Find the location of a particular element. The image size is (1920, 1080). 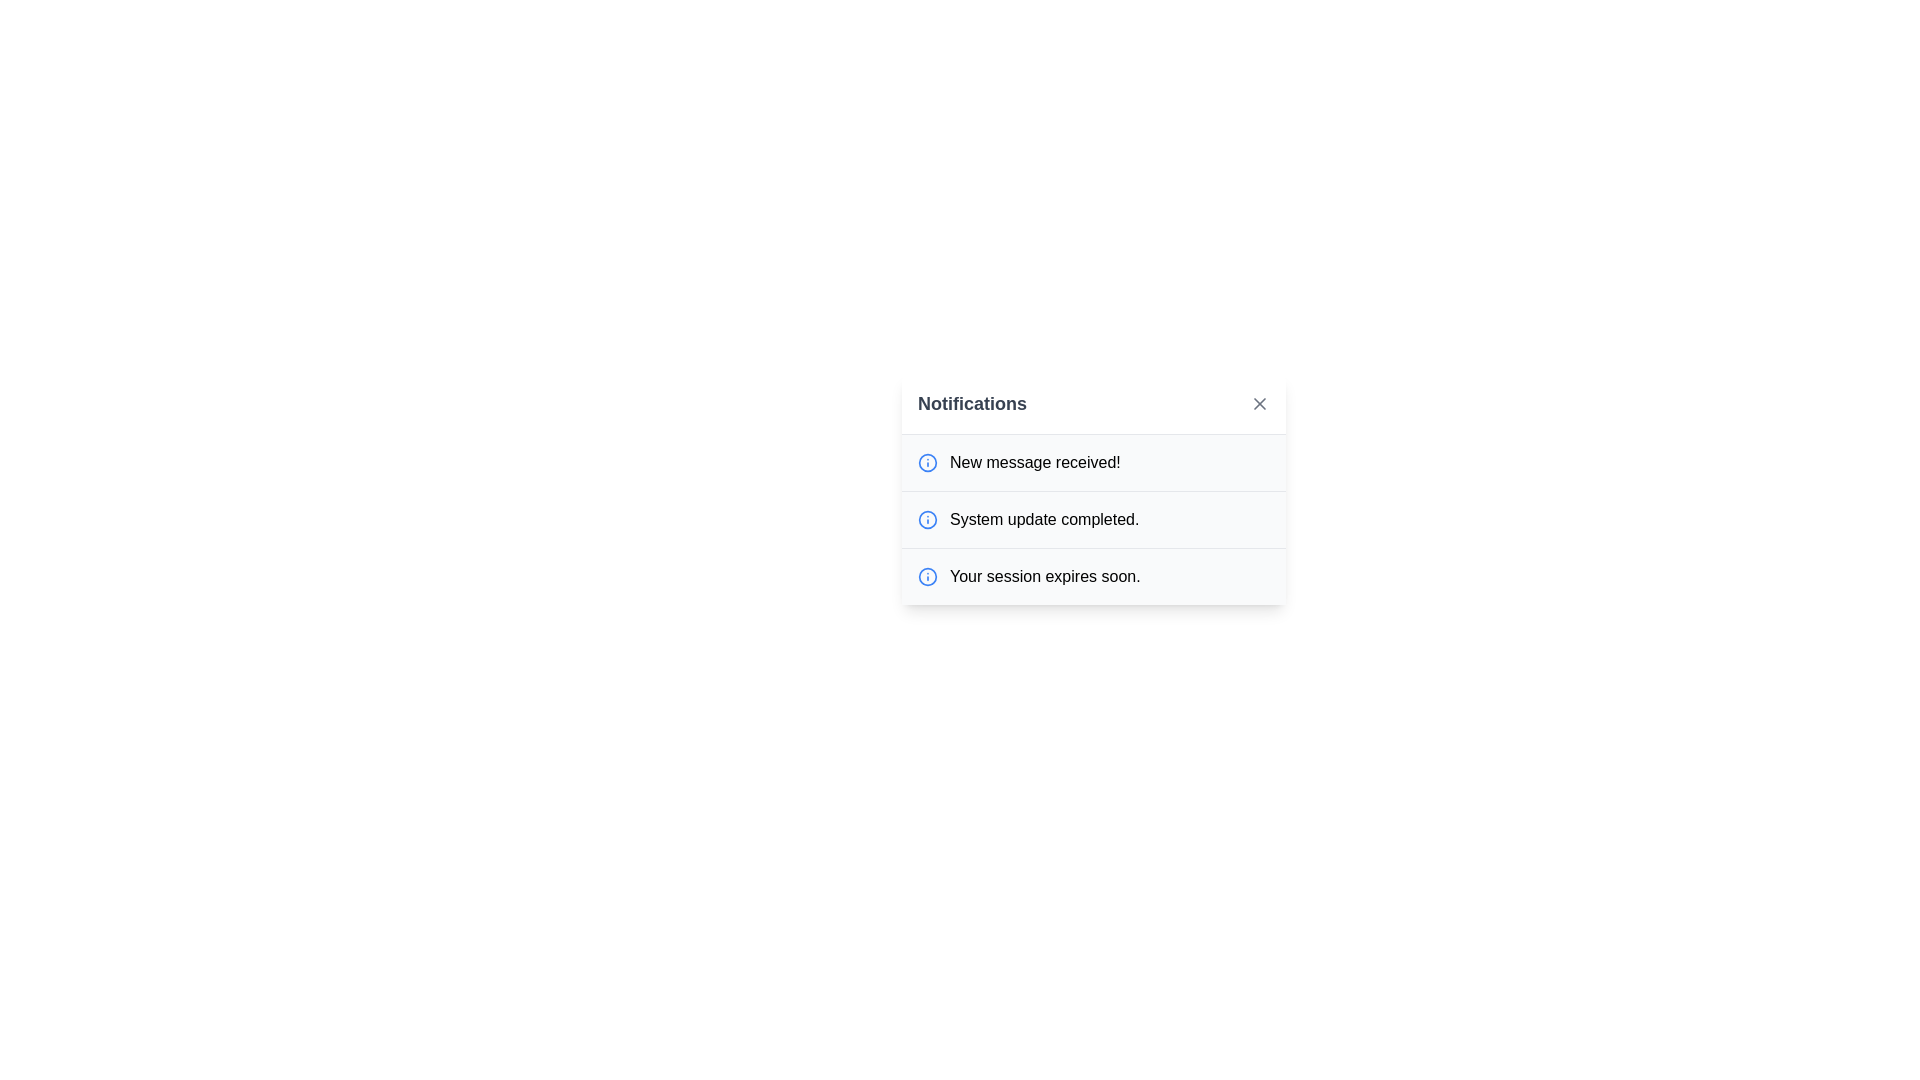

the small diagonal cross sign ('X') icon in the notifications panel header to trigger the tooltip is located at coordinates (1258, 404).